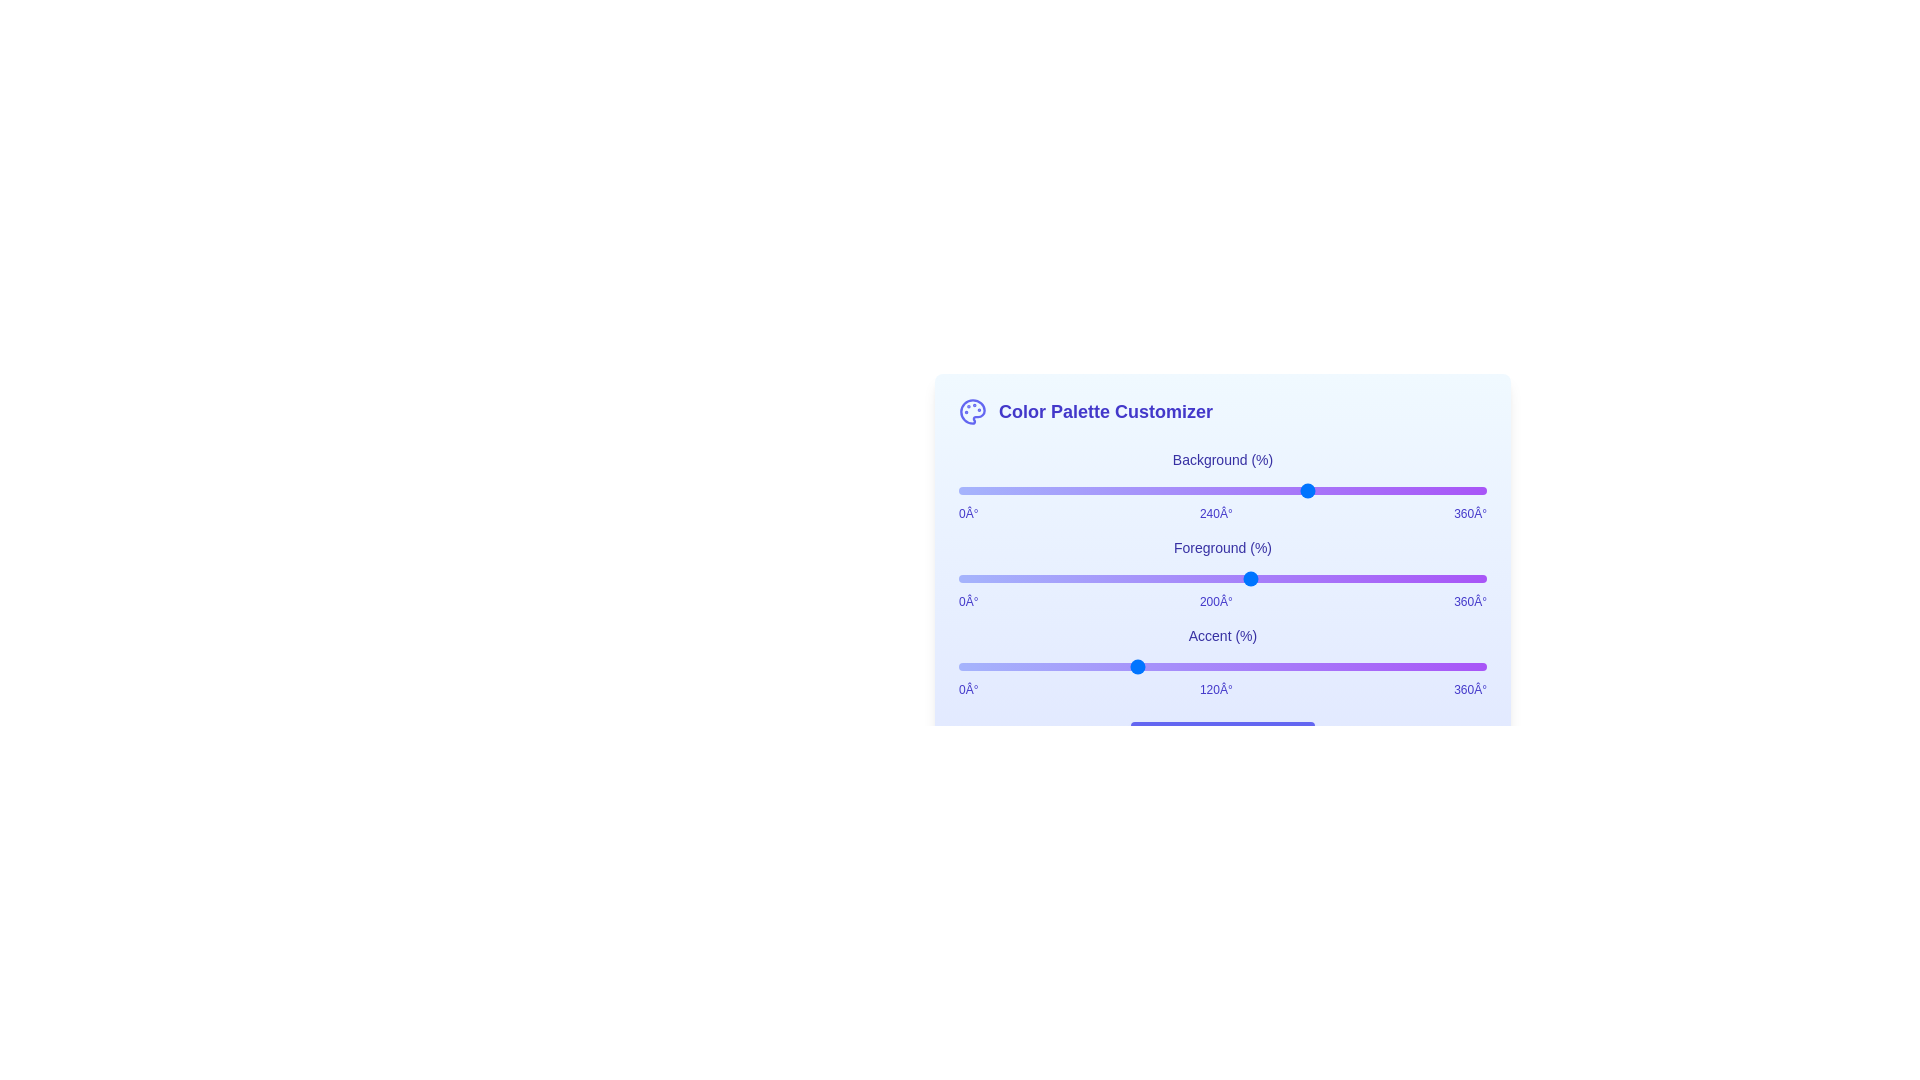 This screenshot has height=1080, width=1920. I want to click on the Accent slider to set its hue to 186 degrees, so click(1230, 667).